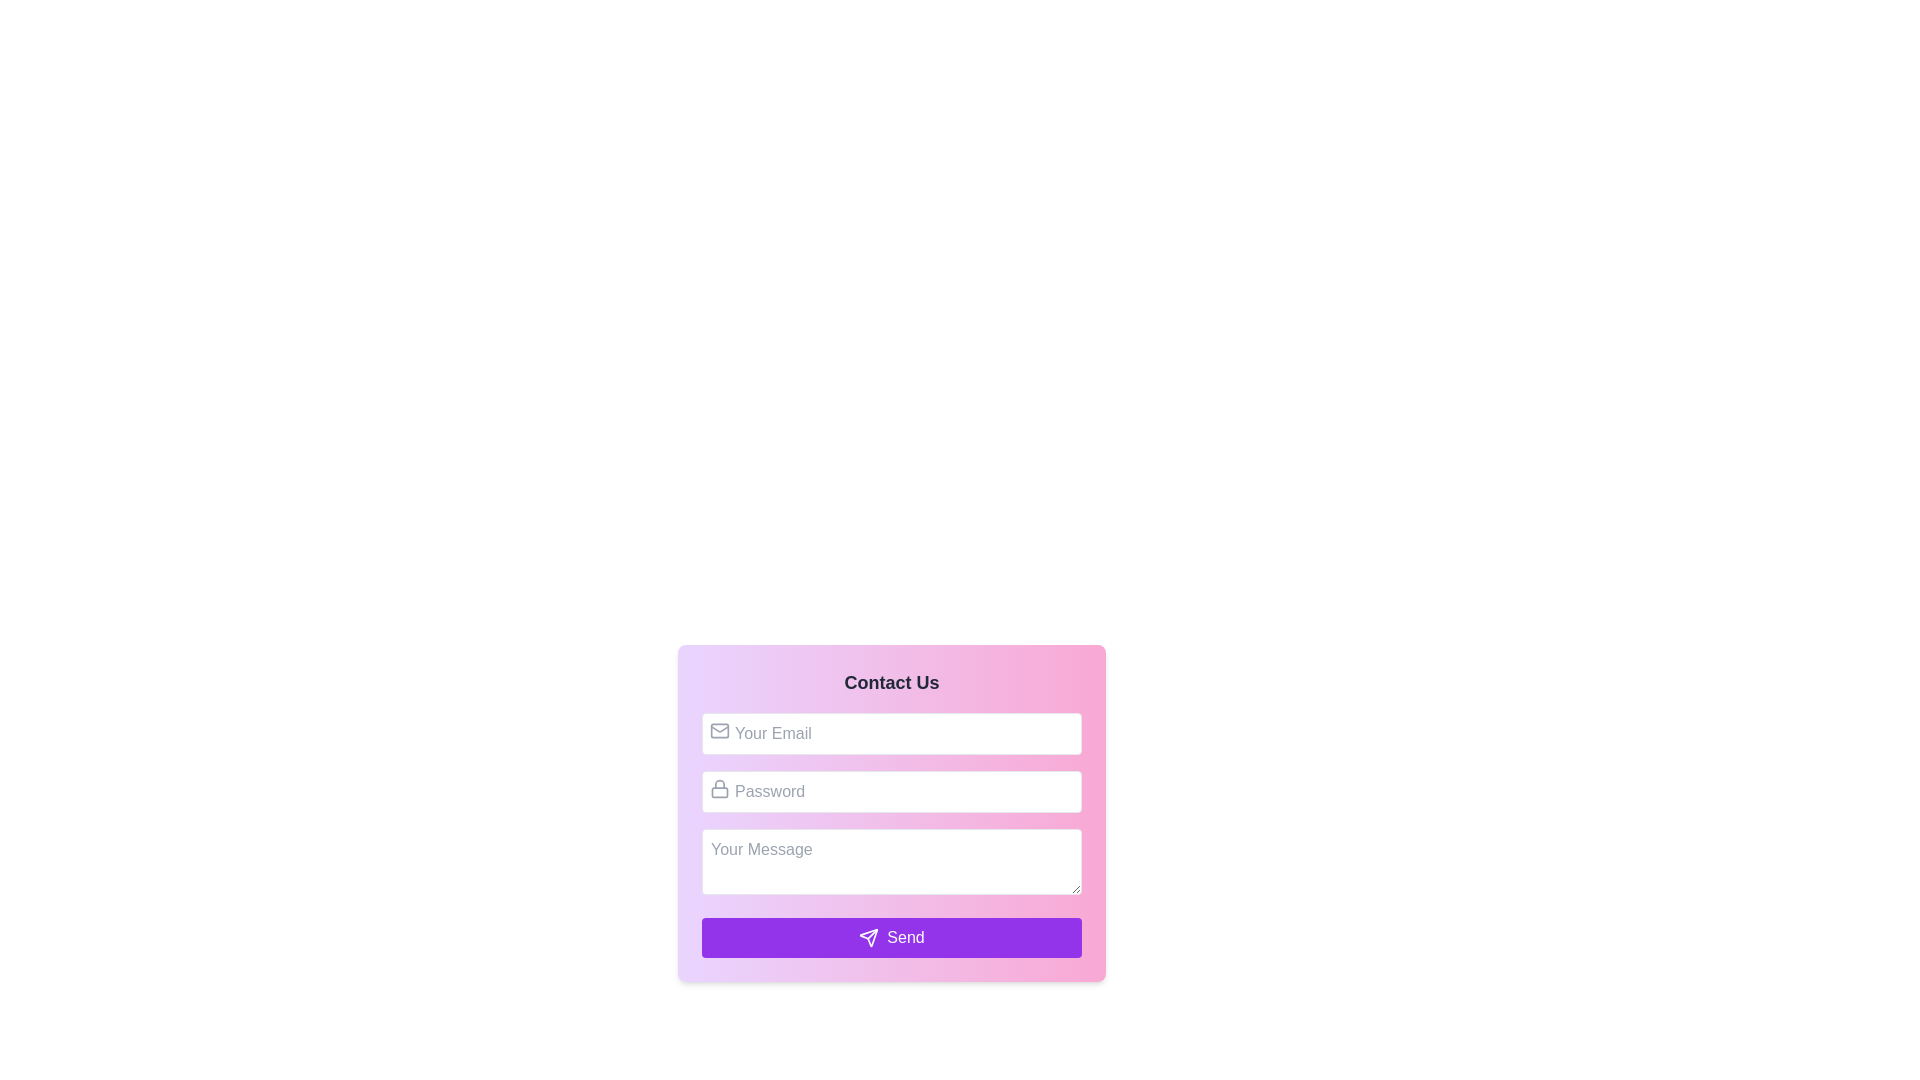  What do you see at coordinates (891, 937) in the screenshot?
I see `the rectangular purple 'Send' button with rounded corners located at the bottom of the 'Contact Us' form` at bounding box center [891, 937].